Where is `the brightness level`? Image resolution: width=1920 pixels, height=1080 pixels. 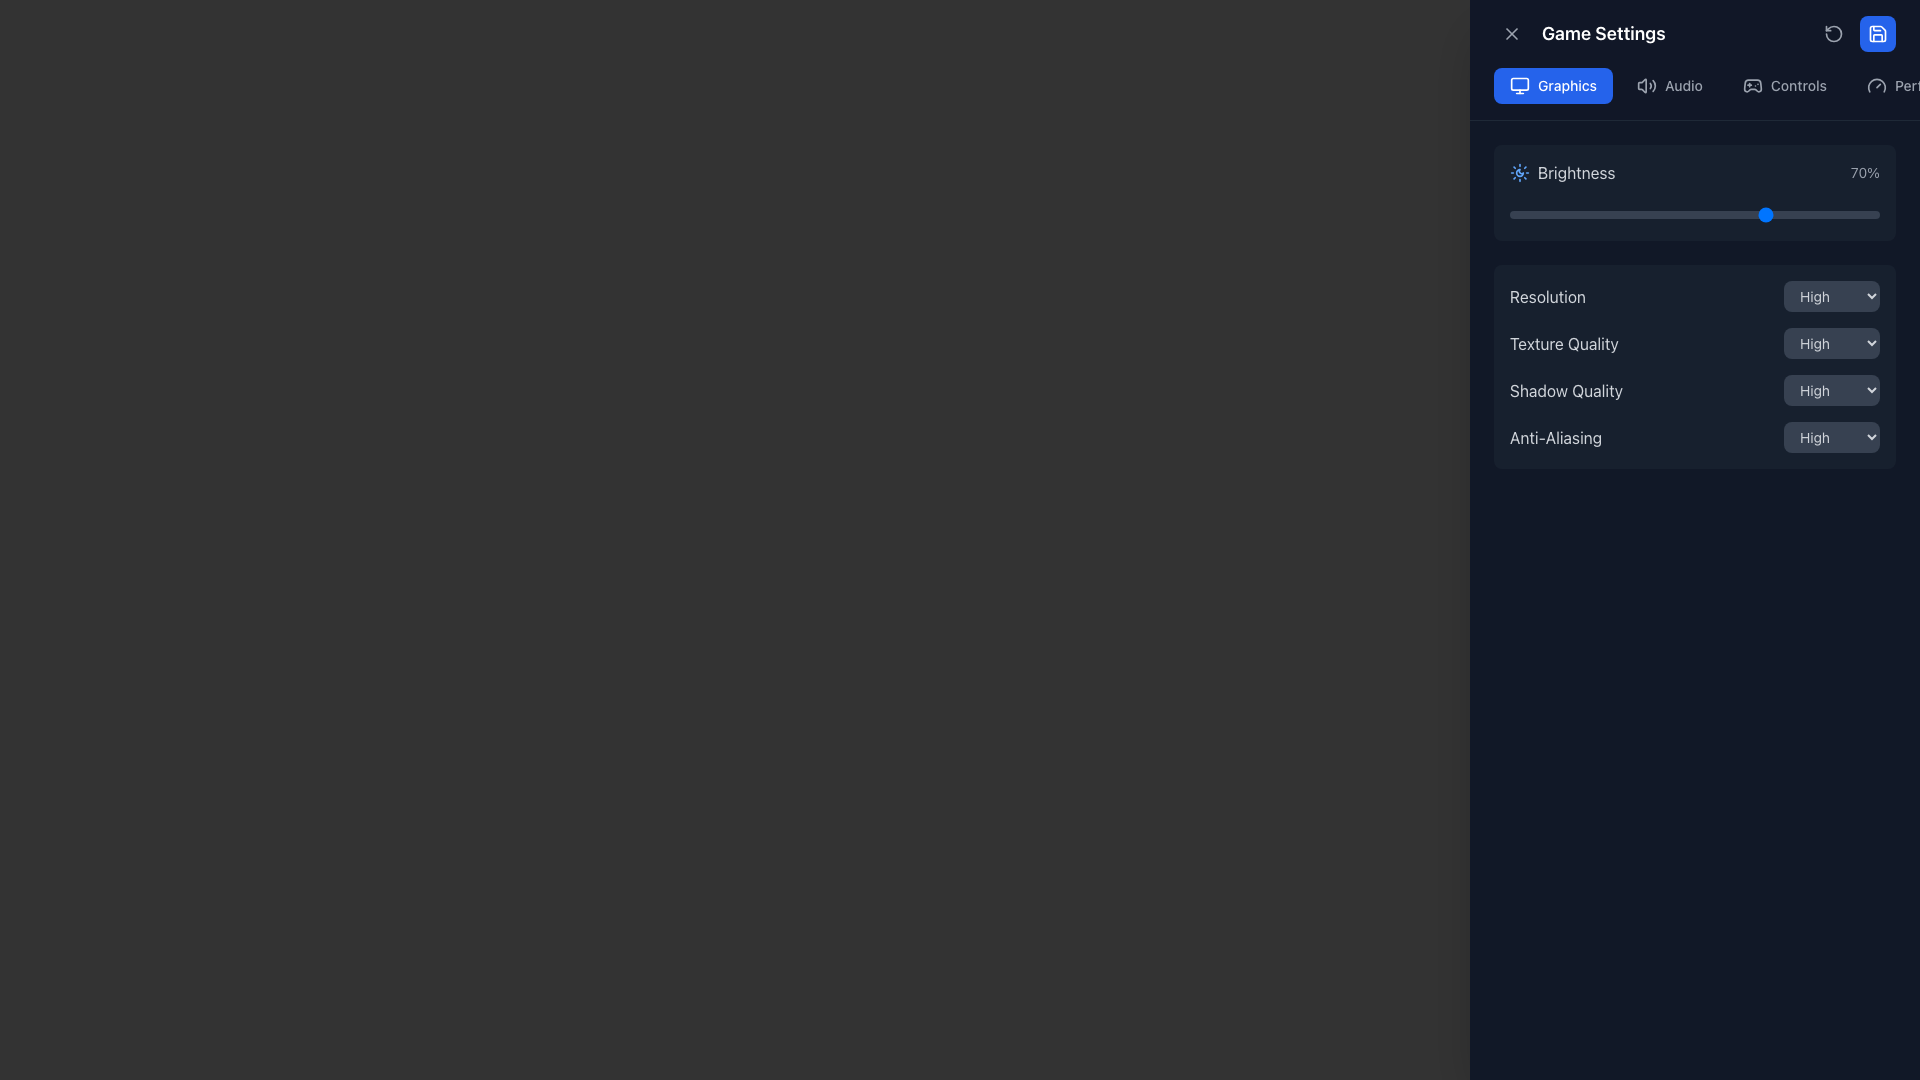
the brightness level is located at coordinates (1545, 215).